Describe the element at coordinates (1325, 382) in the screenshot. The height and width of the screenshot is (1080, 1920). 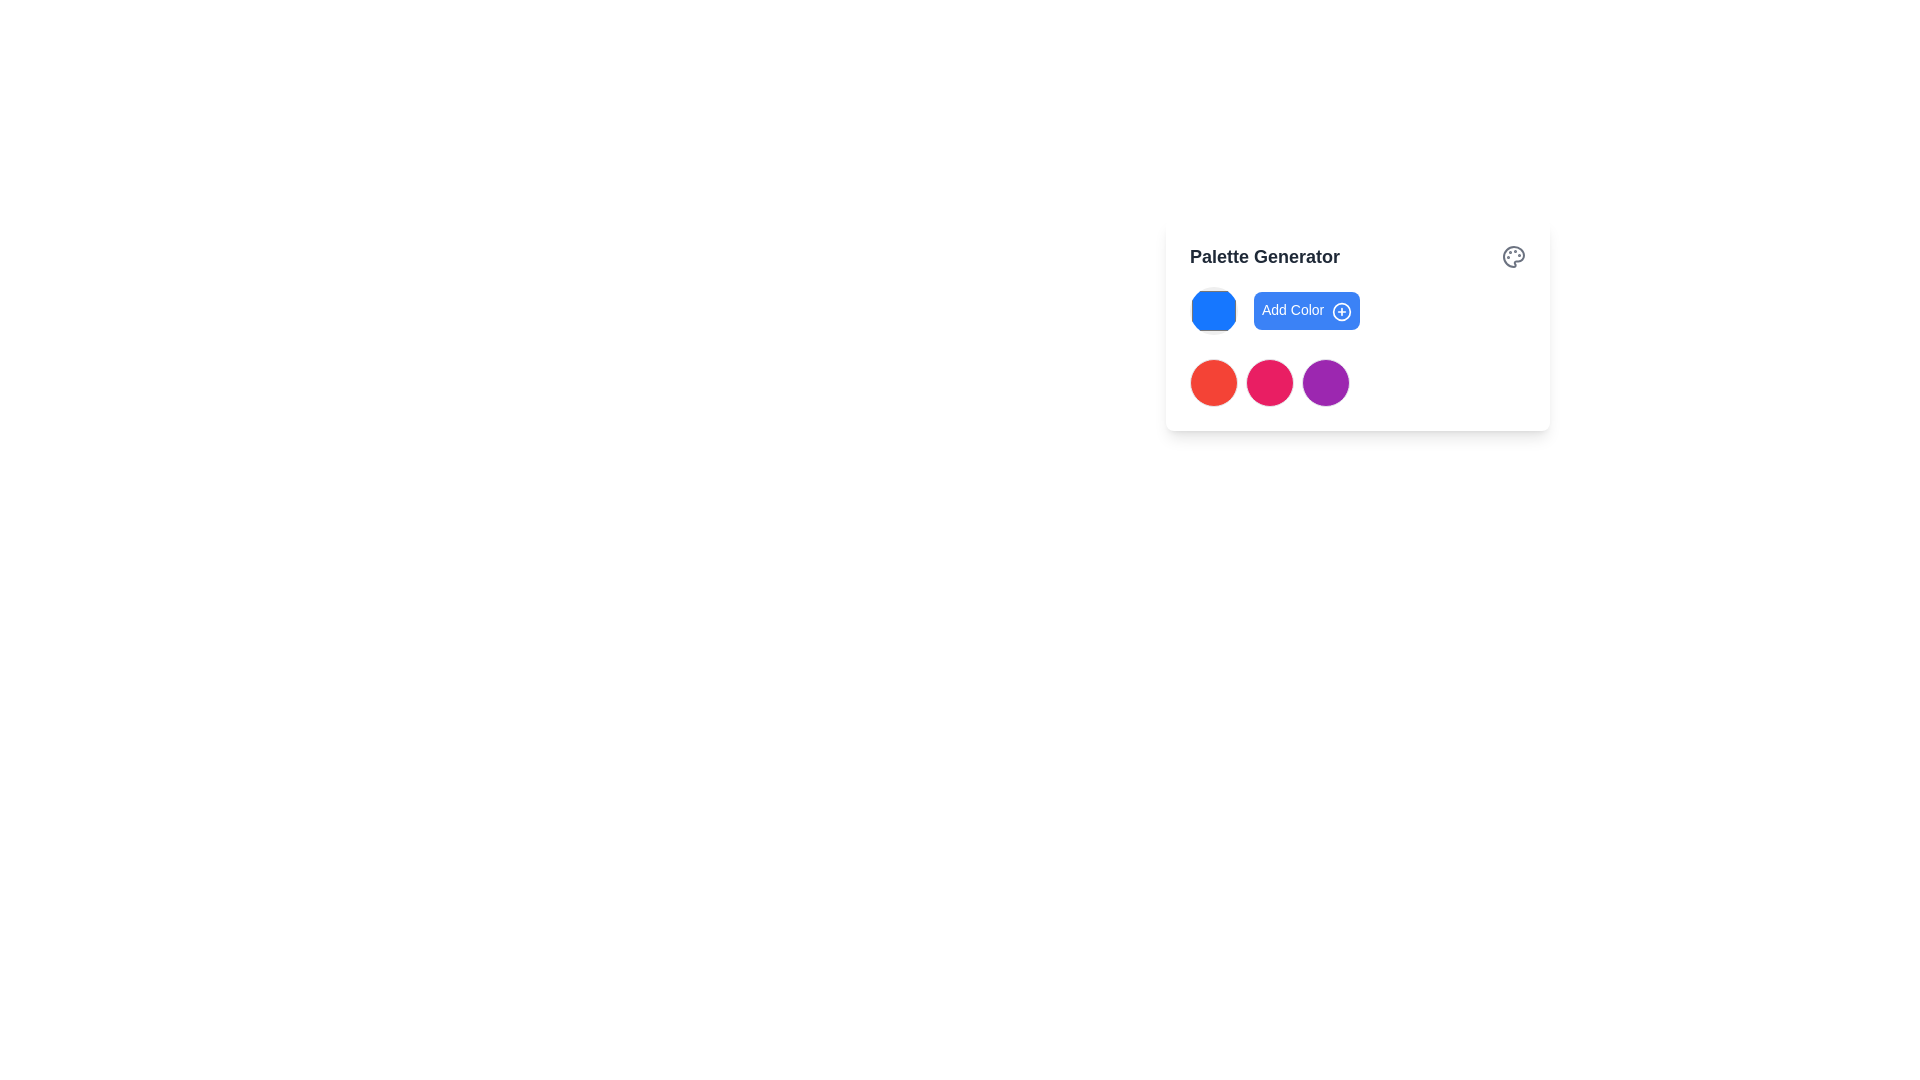
I see `the third circle from the left in the color palette, which represents a purple hue, located beneath the blue octagonal shape and the 'Add Color' button` at that location.